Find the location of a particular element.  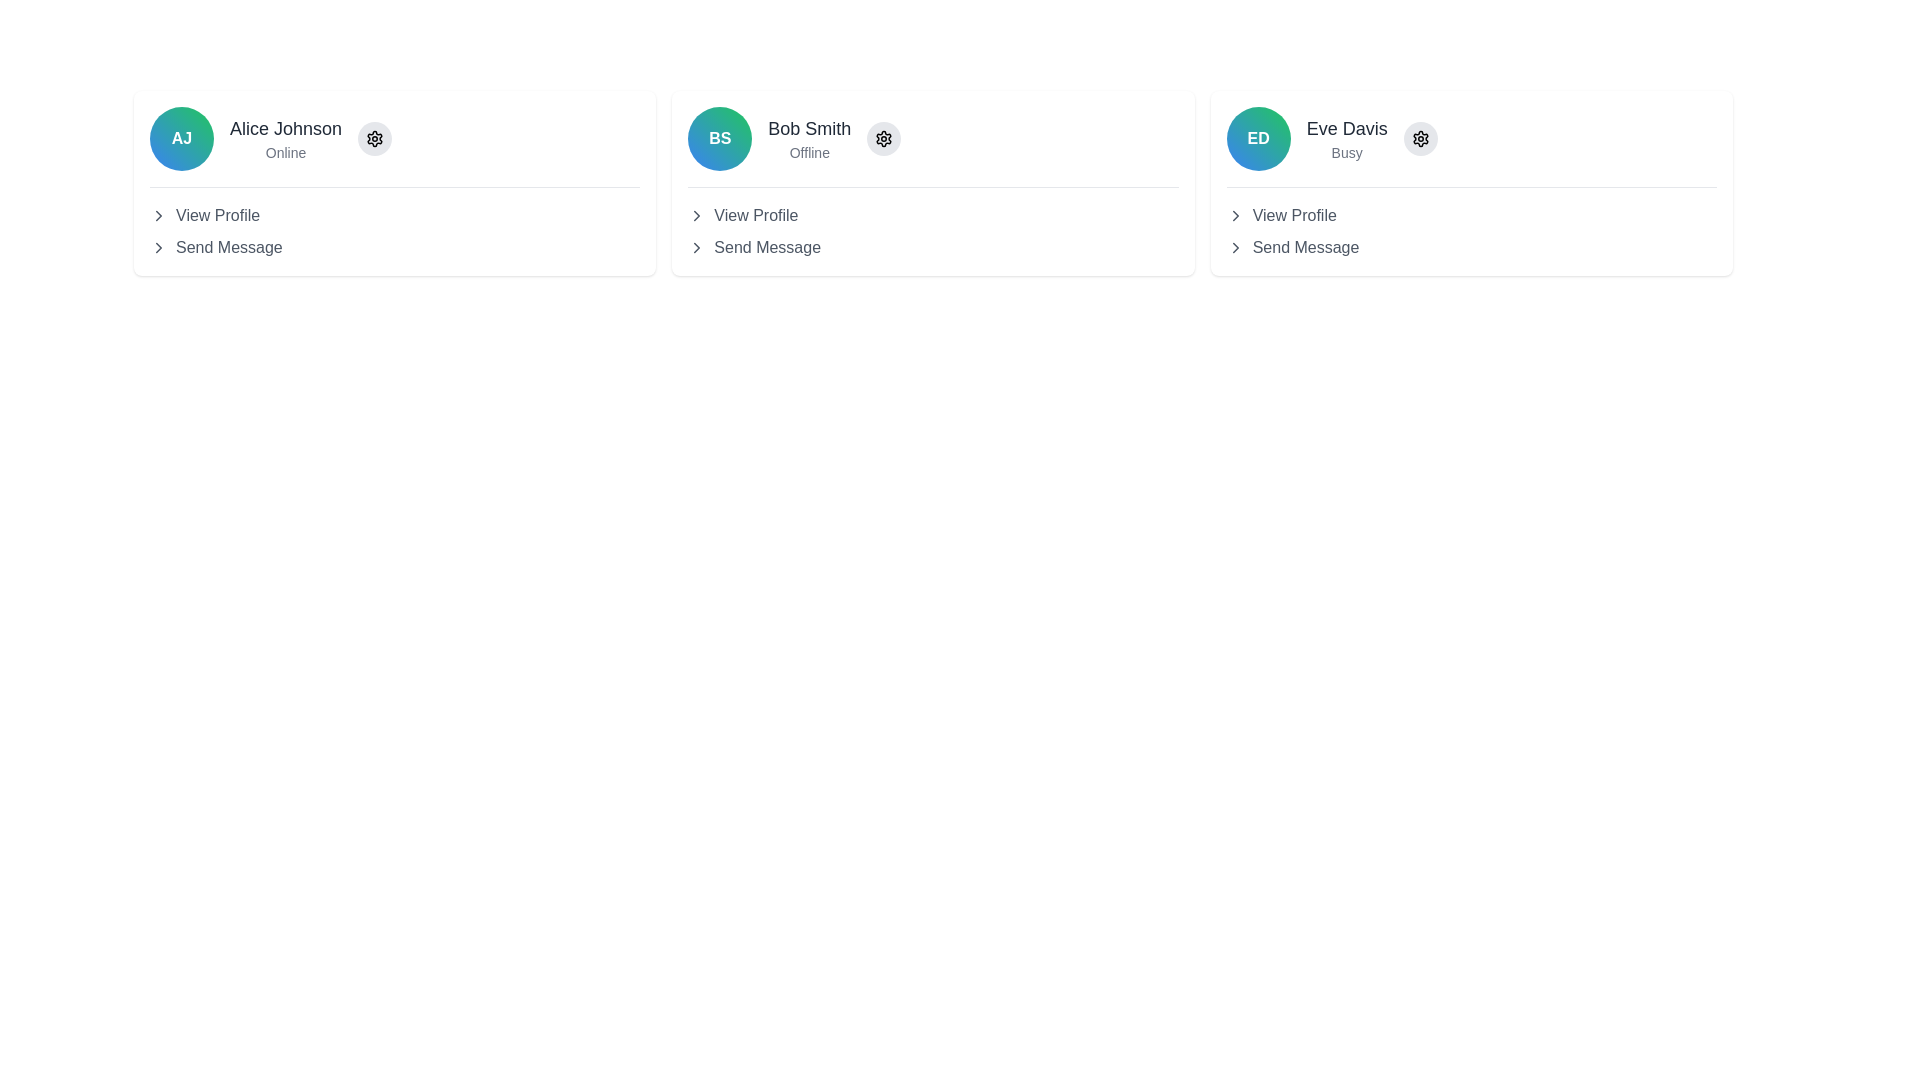

the interactive list element related to the user 'Bob Smith' is located at coordinates (932, 230).